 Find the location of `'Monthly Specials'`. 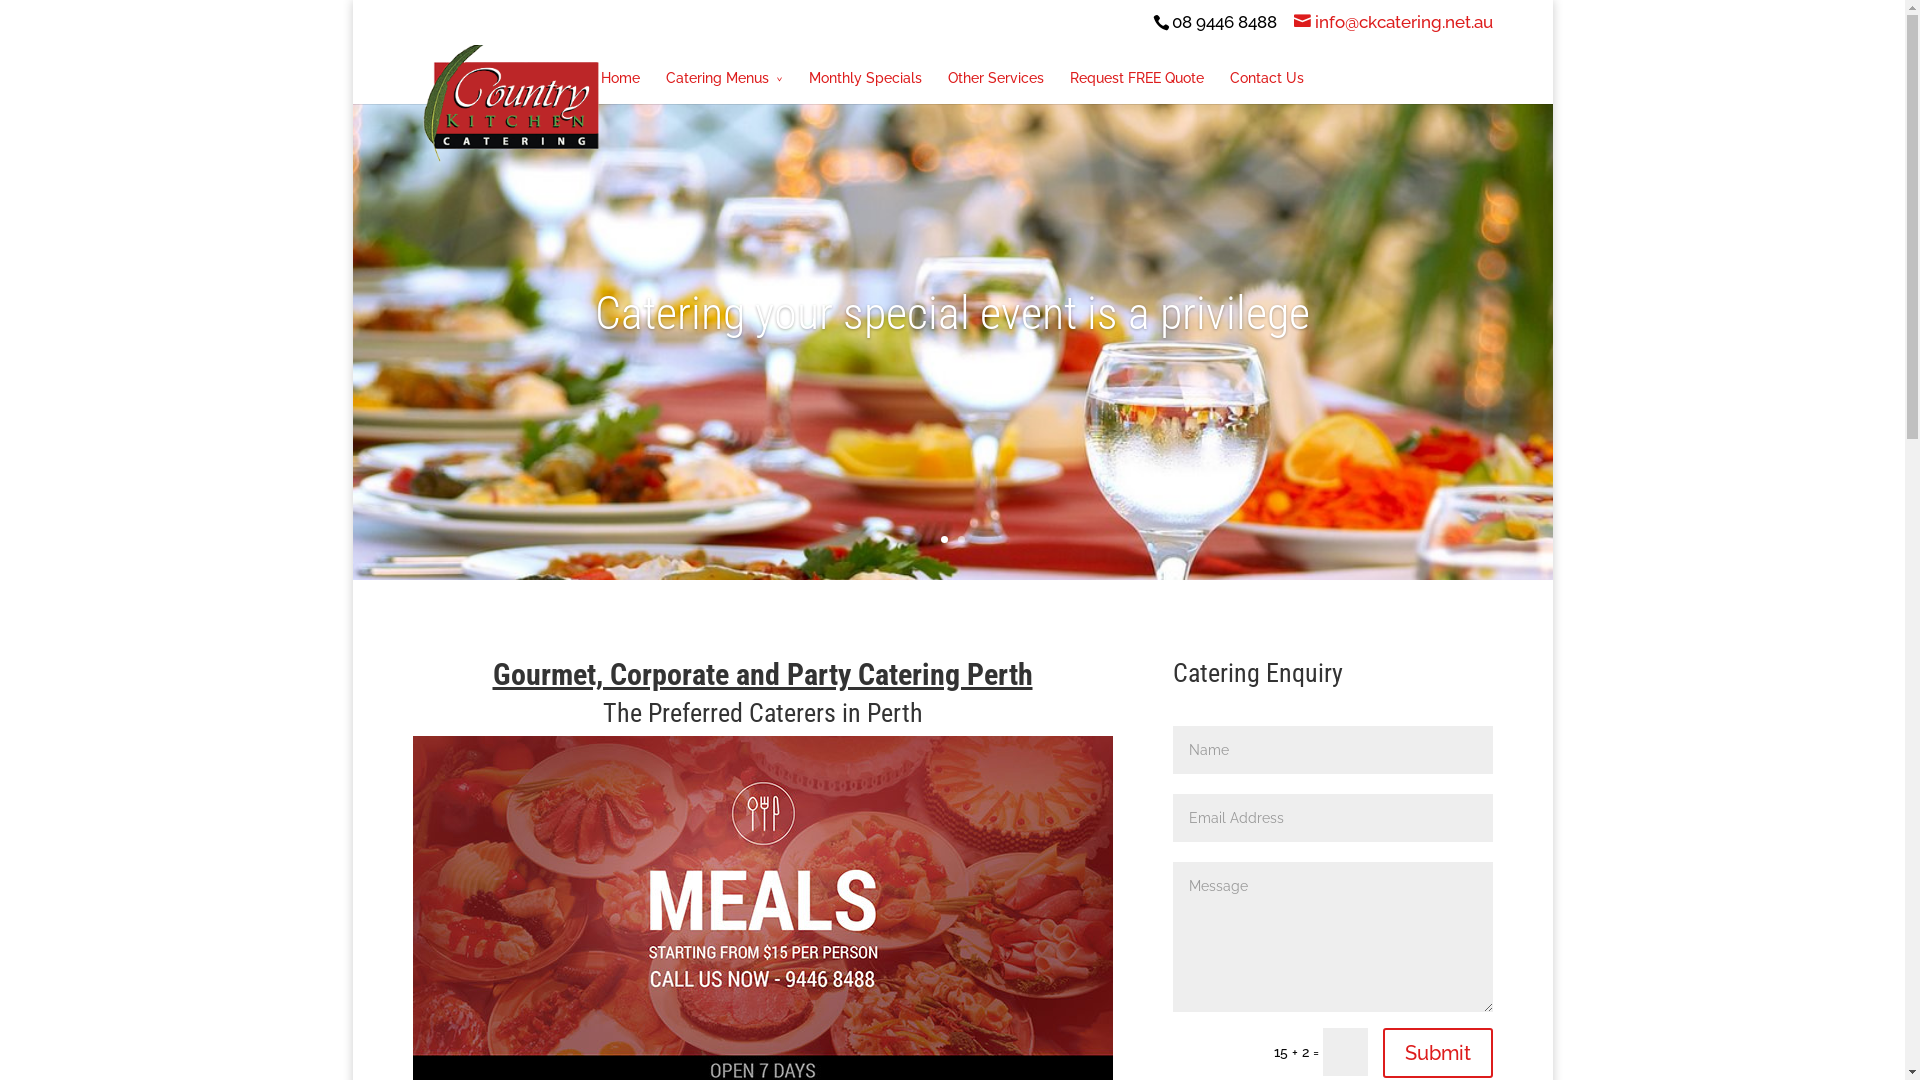

'Monthly Specials' is located at coordinates (865, 84).